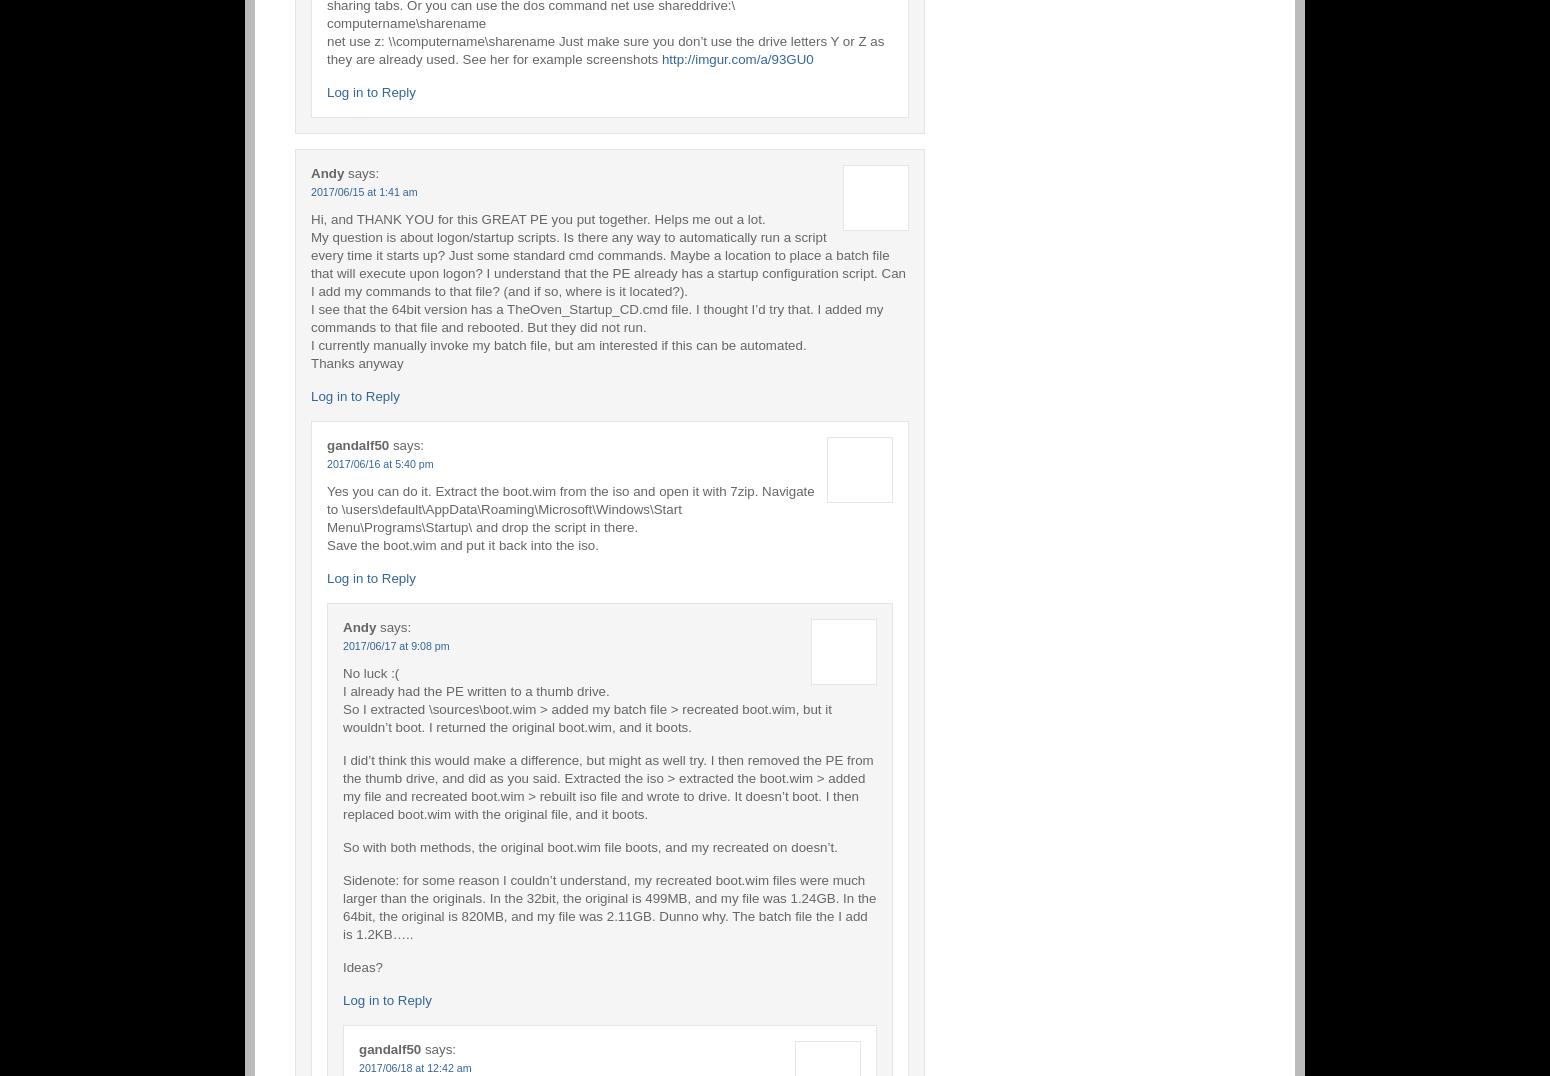  I want to click on 'I did’t think this would make a difference, but might as well try. I then removed the PE from the thumb drive, and did as you said. Extracted the iso > extracted the boot.wim > added my file and recreated boot.wim > rebuilt iso file and wrote to drive. It doesn’t boot. I then replaced boot.wim with the original file, and it boots.', so click(608, 786).